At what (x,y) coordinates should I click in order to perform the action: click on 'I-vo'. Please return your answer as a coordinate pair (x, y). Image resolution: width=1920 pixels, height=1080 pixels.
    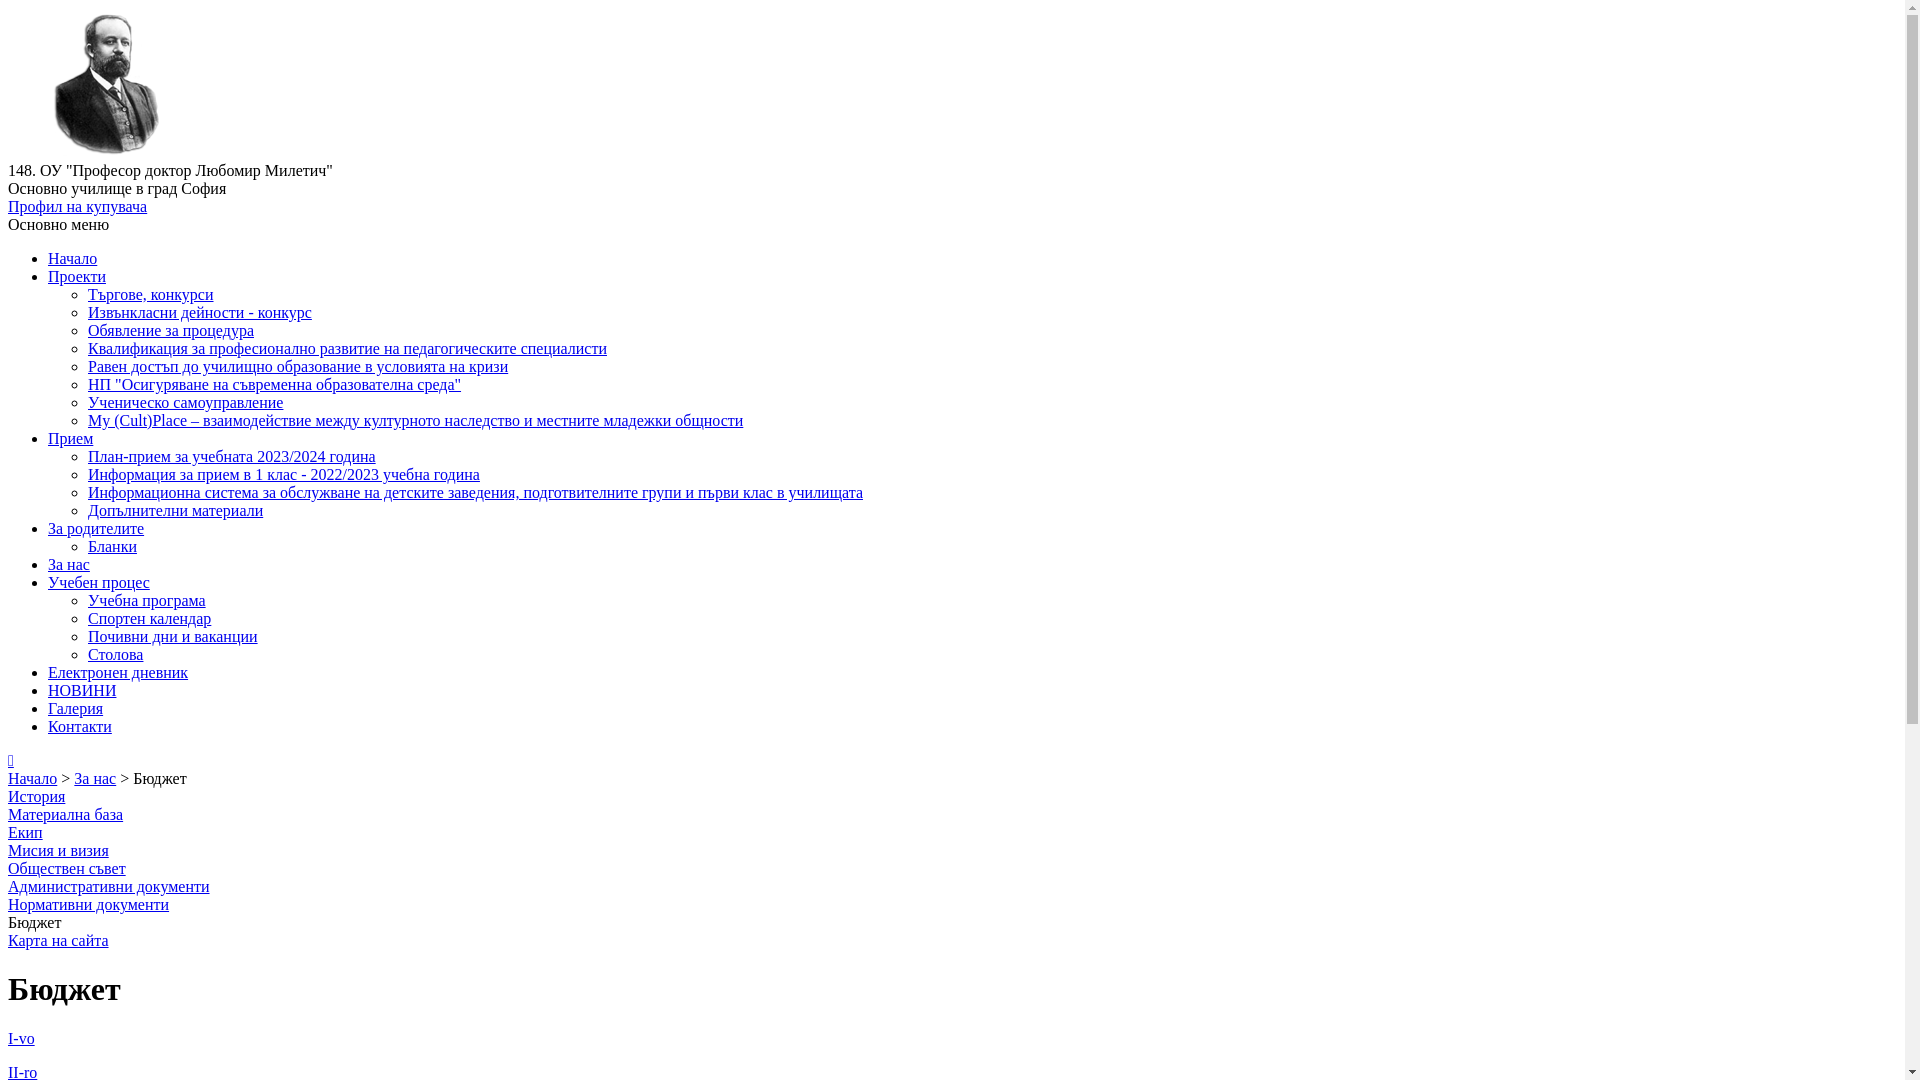
    Looking at the image, I should click on (21, 1037).